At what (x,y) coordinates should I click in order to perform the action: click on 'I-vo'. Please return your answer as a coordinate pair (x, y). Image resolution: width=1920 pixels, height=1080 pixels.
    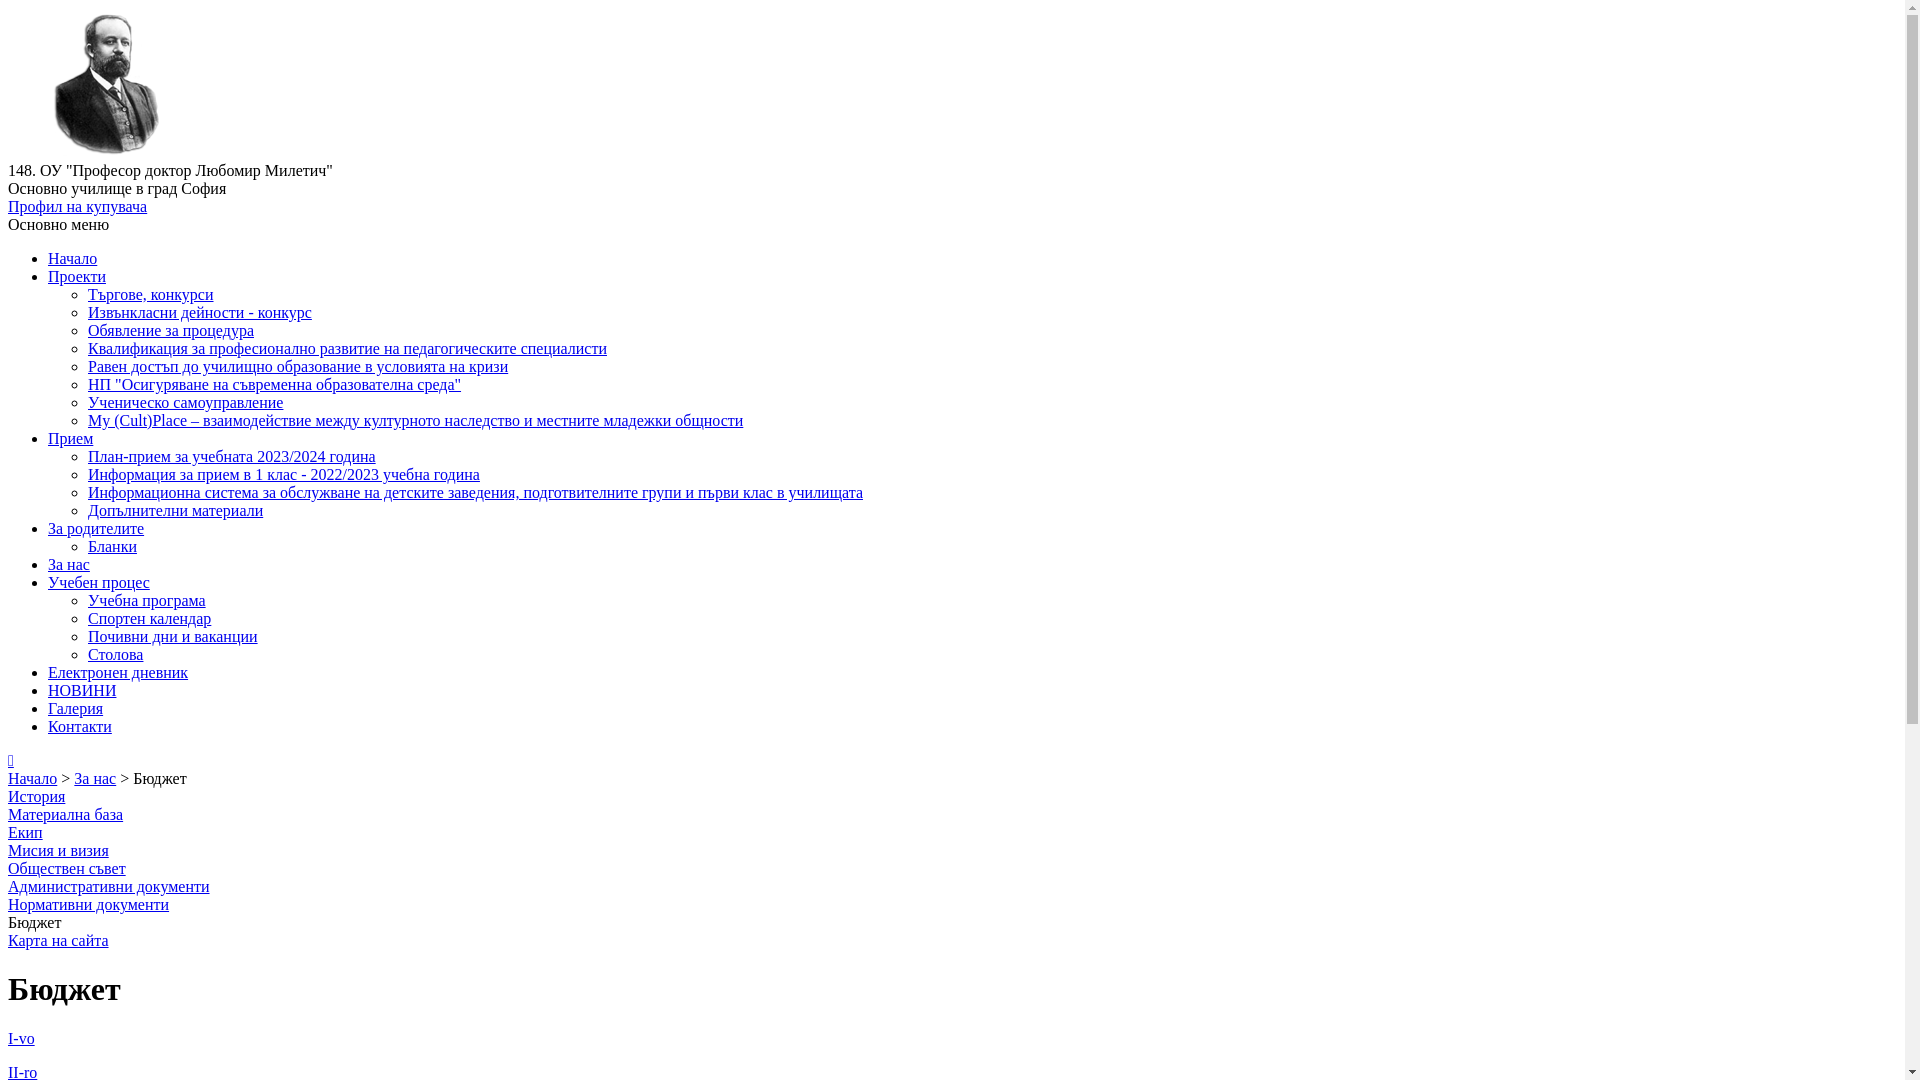
    Looking at the image, I should click on (21, 1037).